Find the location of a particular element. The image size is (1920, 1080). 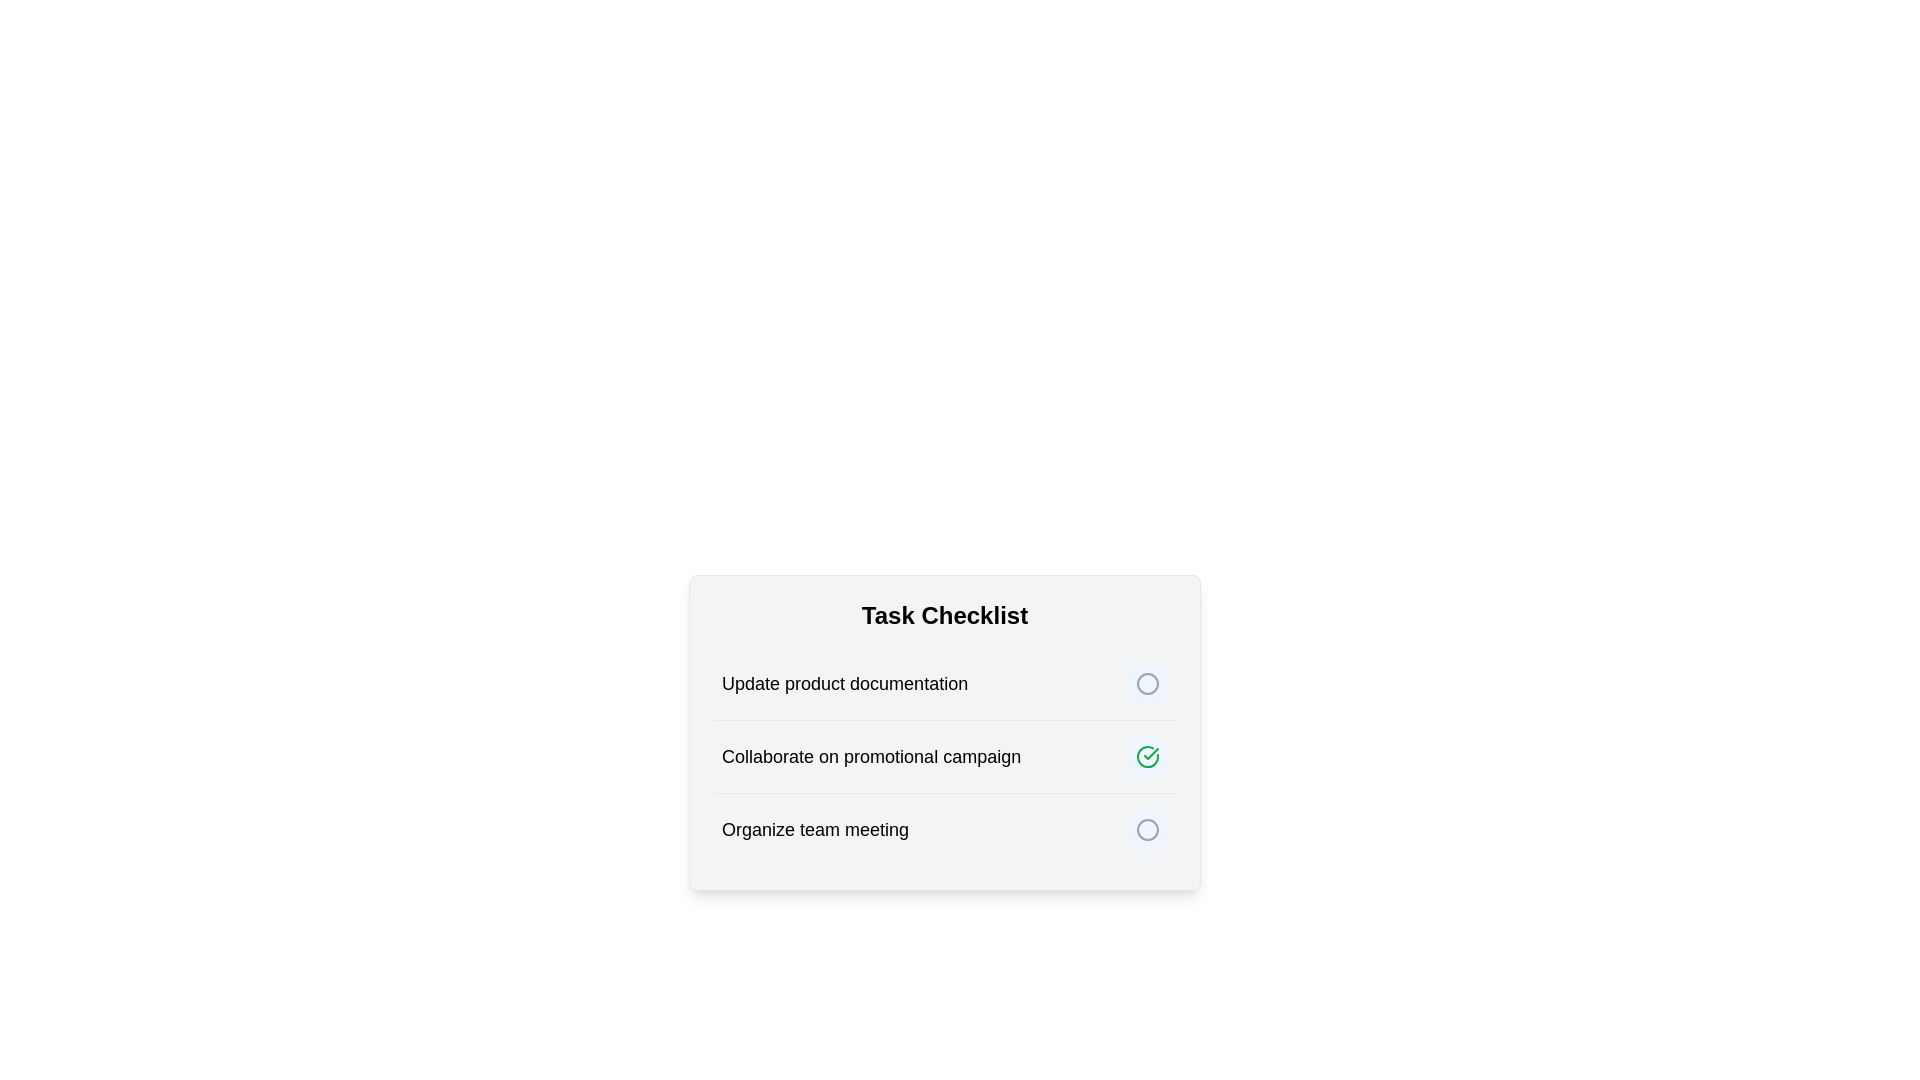

the text label that describes the corresponding checklist action item positioned as the leftmost item in the third row of a horizontally structured group is located at coordinates (815, 829).